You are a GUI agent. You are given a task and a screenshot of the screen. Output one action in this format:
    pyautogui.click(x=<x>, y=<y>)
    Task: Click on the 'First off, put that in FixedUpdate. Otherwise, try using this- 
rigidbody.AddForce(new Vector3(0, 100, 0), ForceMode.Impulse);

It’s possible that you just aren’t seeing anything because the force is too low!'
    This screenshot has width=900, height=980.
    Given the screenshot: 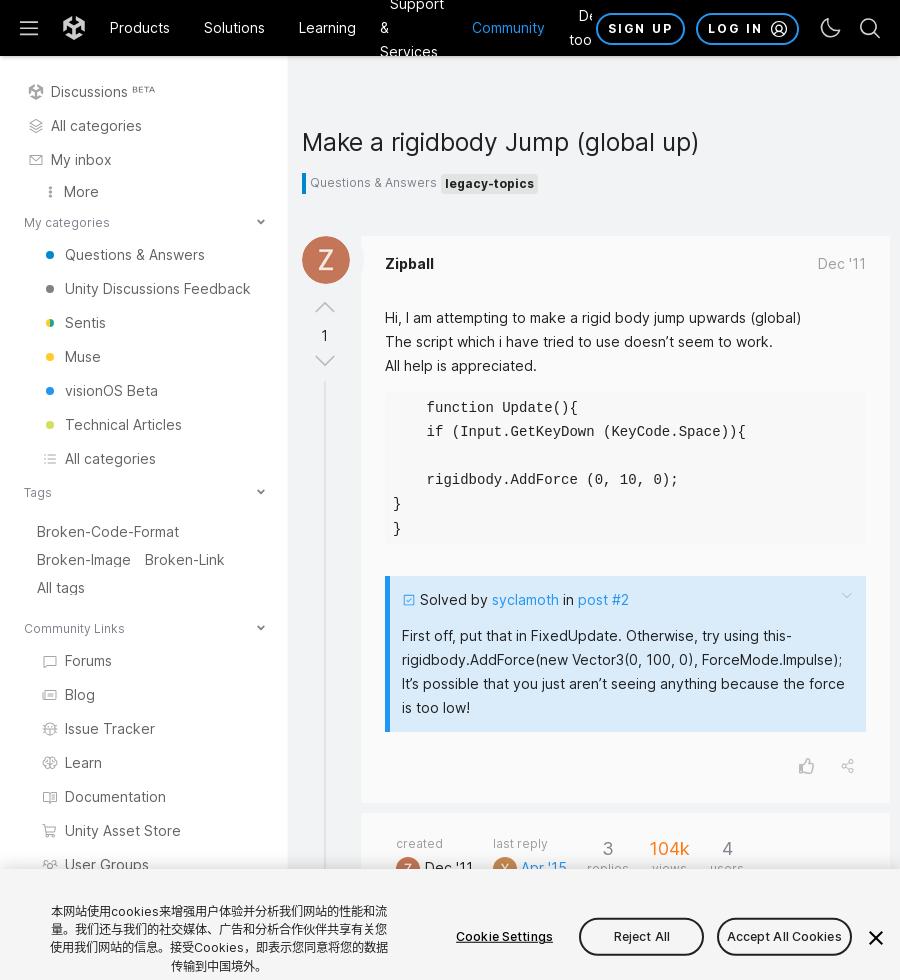 What is the action you would take?
    pyautogui.click(x=623, y=671)
    